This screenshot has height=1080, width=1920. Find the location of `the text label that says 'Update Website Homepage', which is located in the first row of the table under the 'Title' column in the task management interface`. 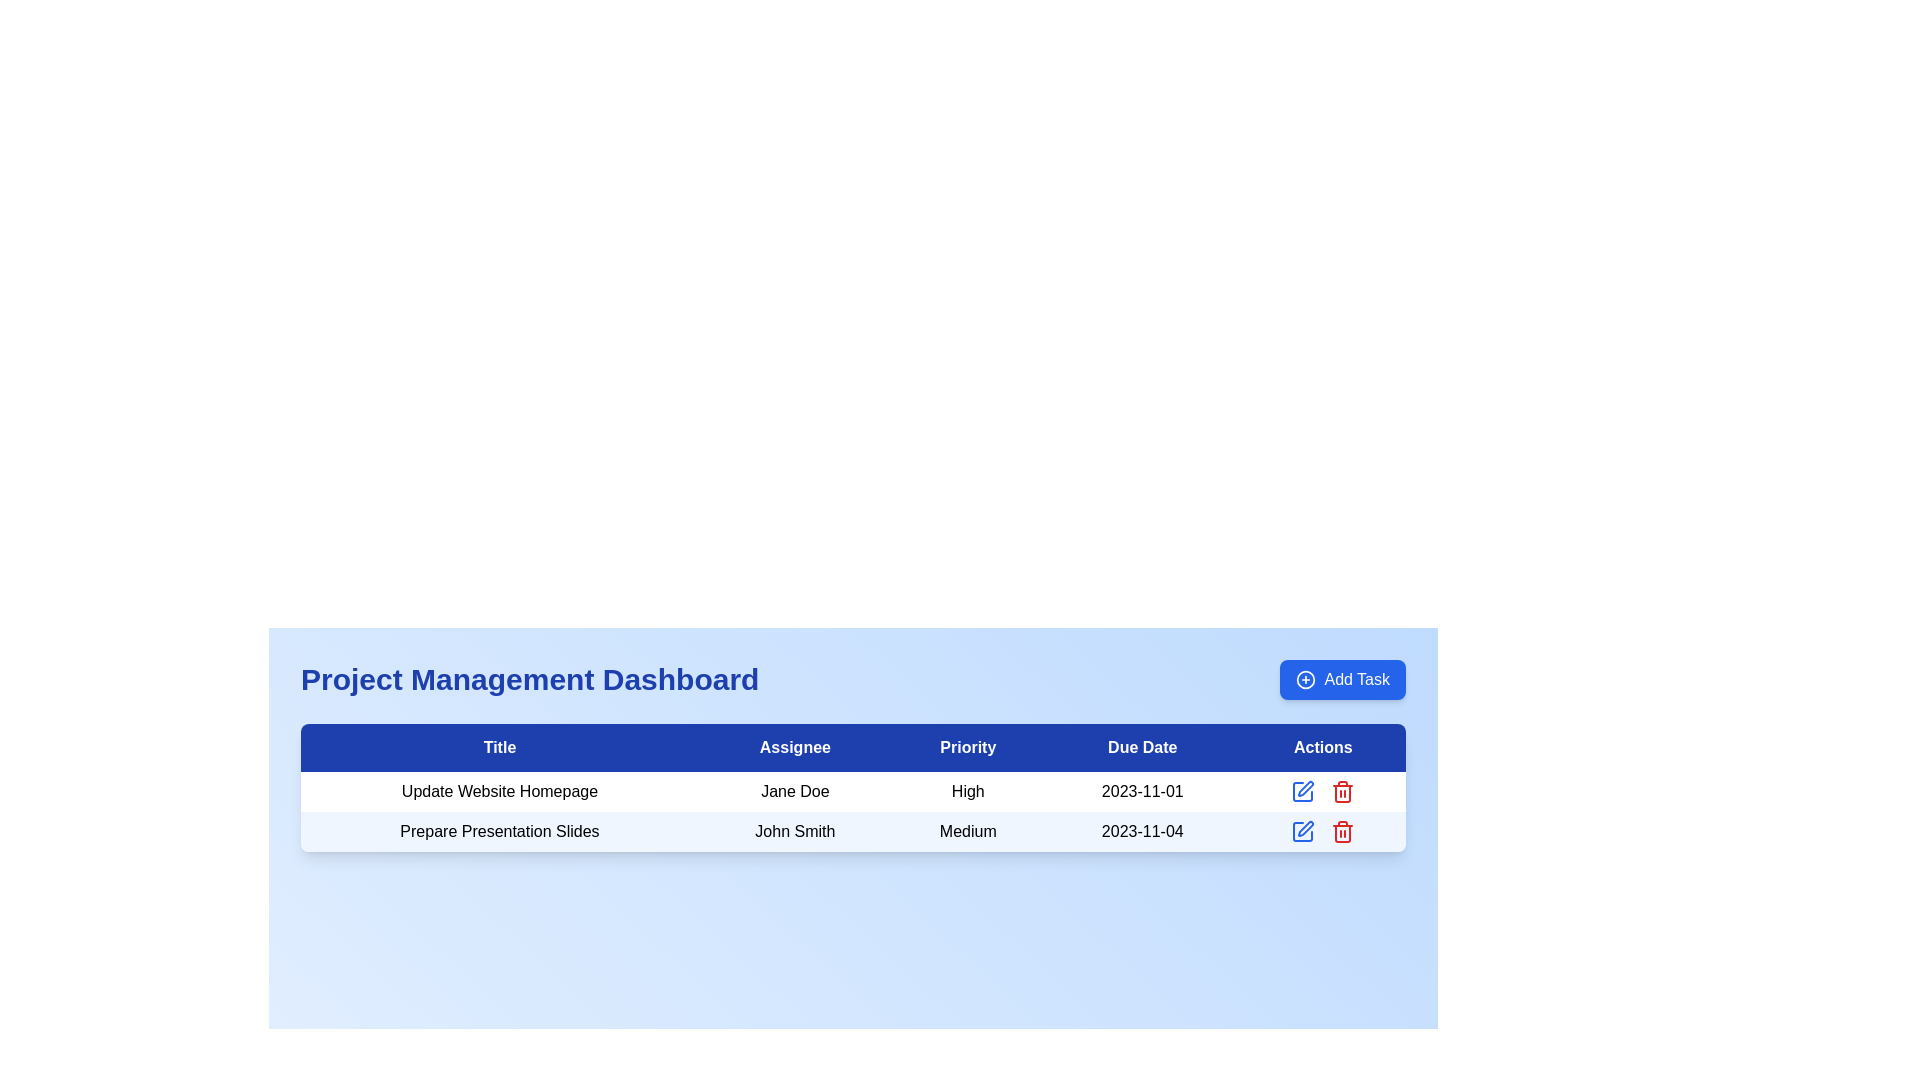

the text label that says 'Update Website Homepage', which is located in the first row of the table under the 'Title' column in the task management interface is located at coordinates (499, 790).